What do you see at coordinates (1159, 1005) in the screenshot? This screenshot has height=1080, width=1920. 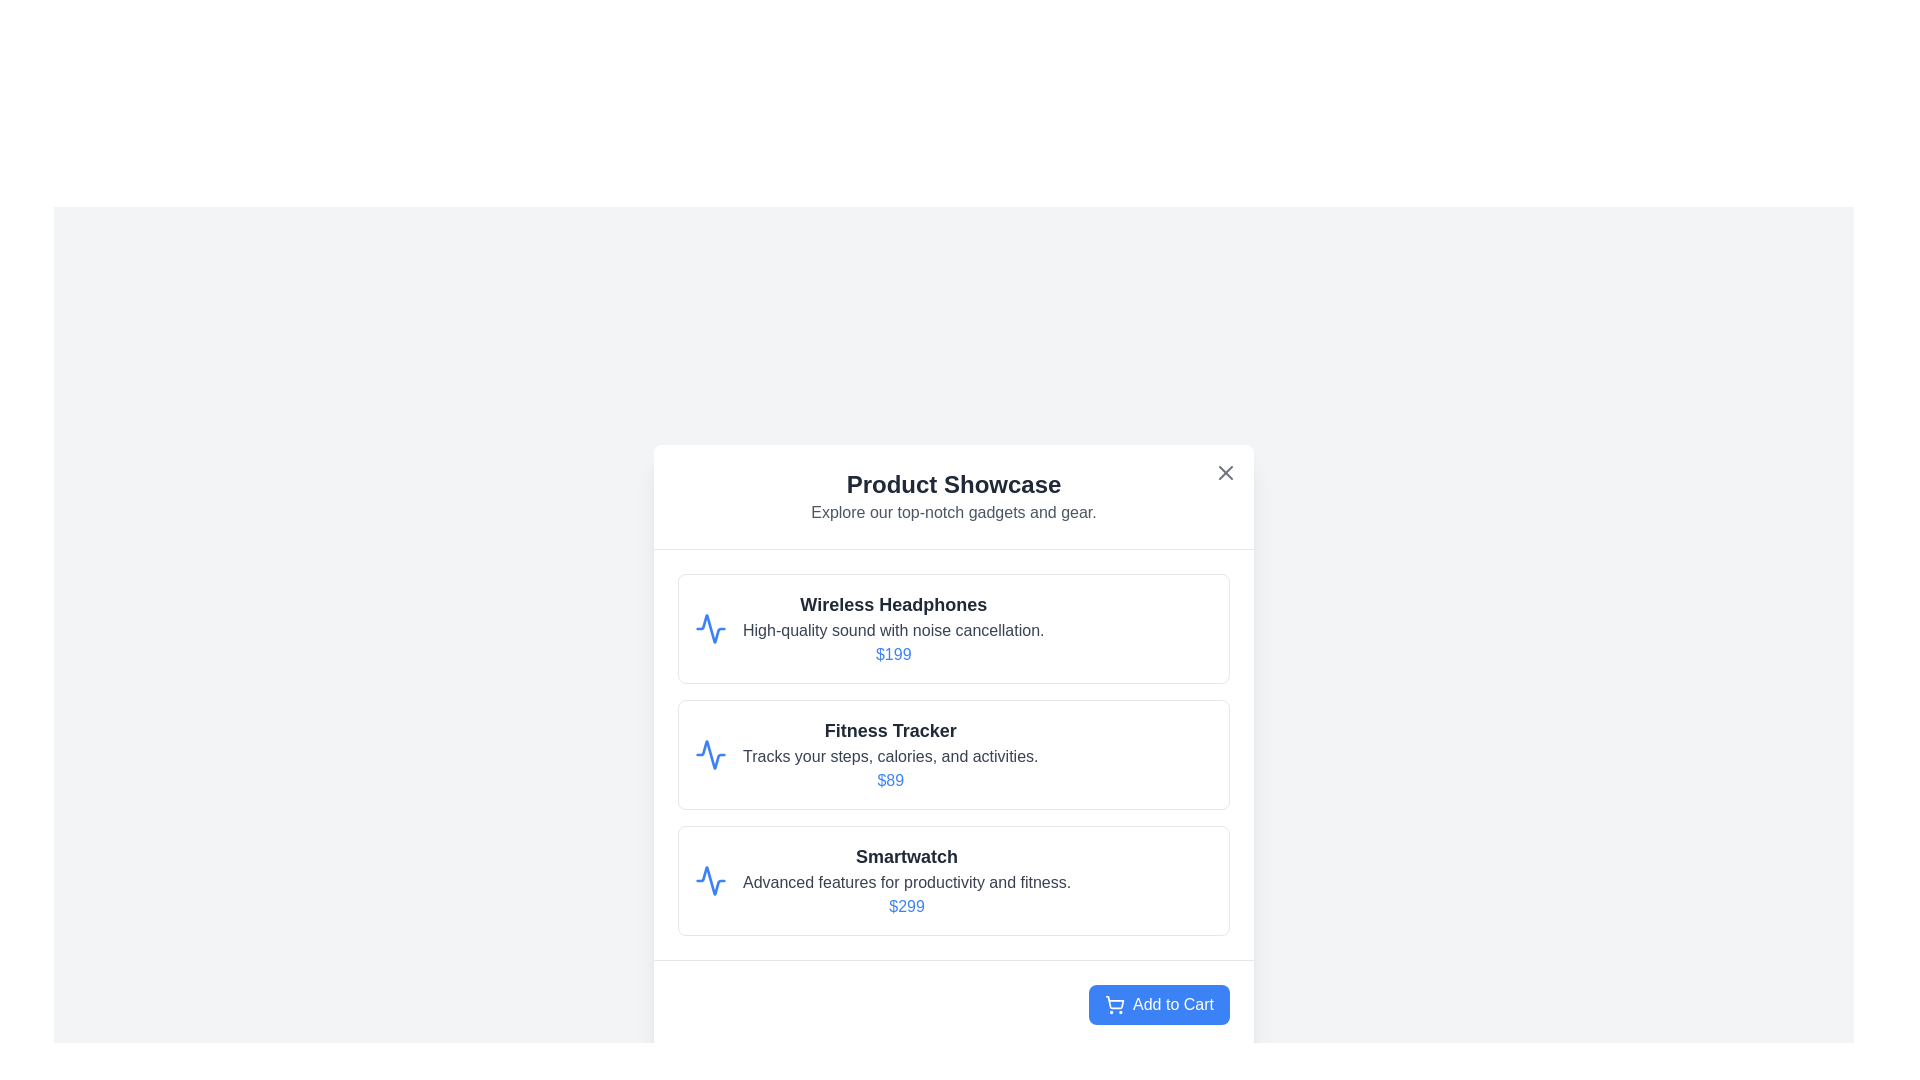 I see `the blue rectangular button with rounded edges that has a white shopping cart icon and the text 'Add to Cart'` at bounding box center [1159, 1005].